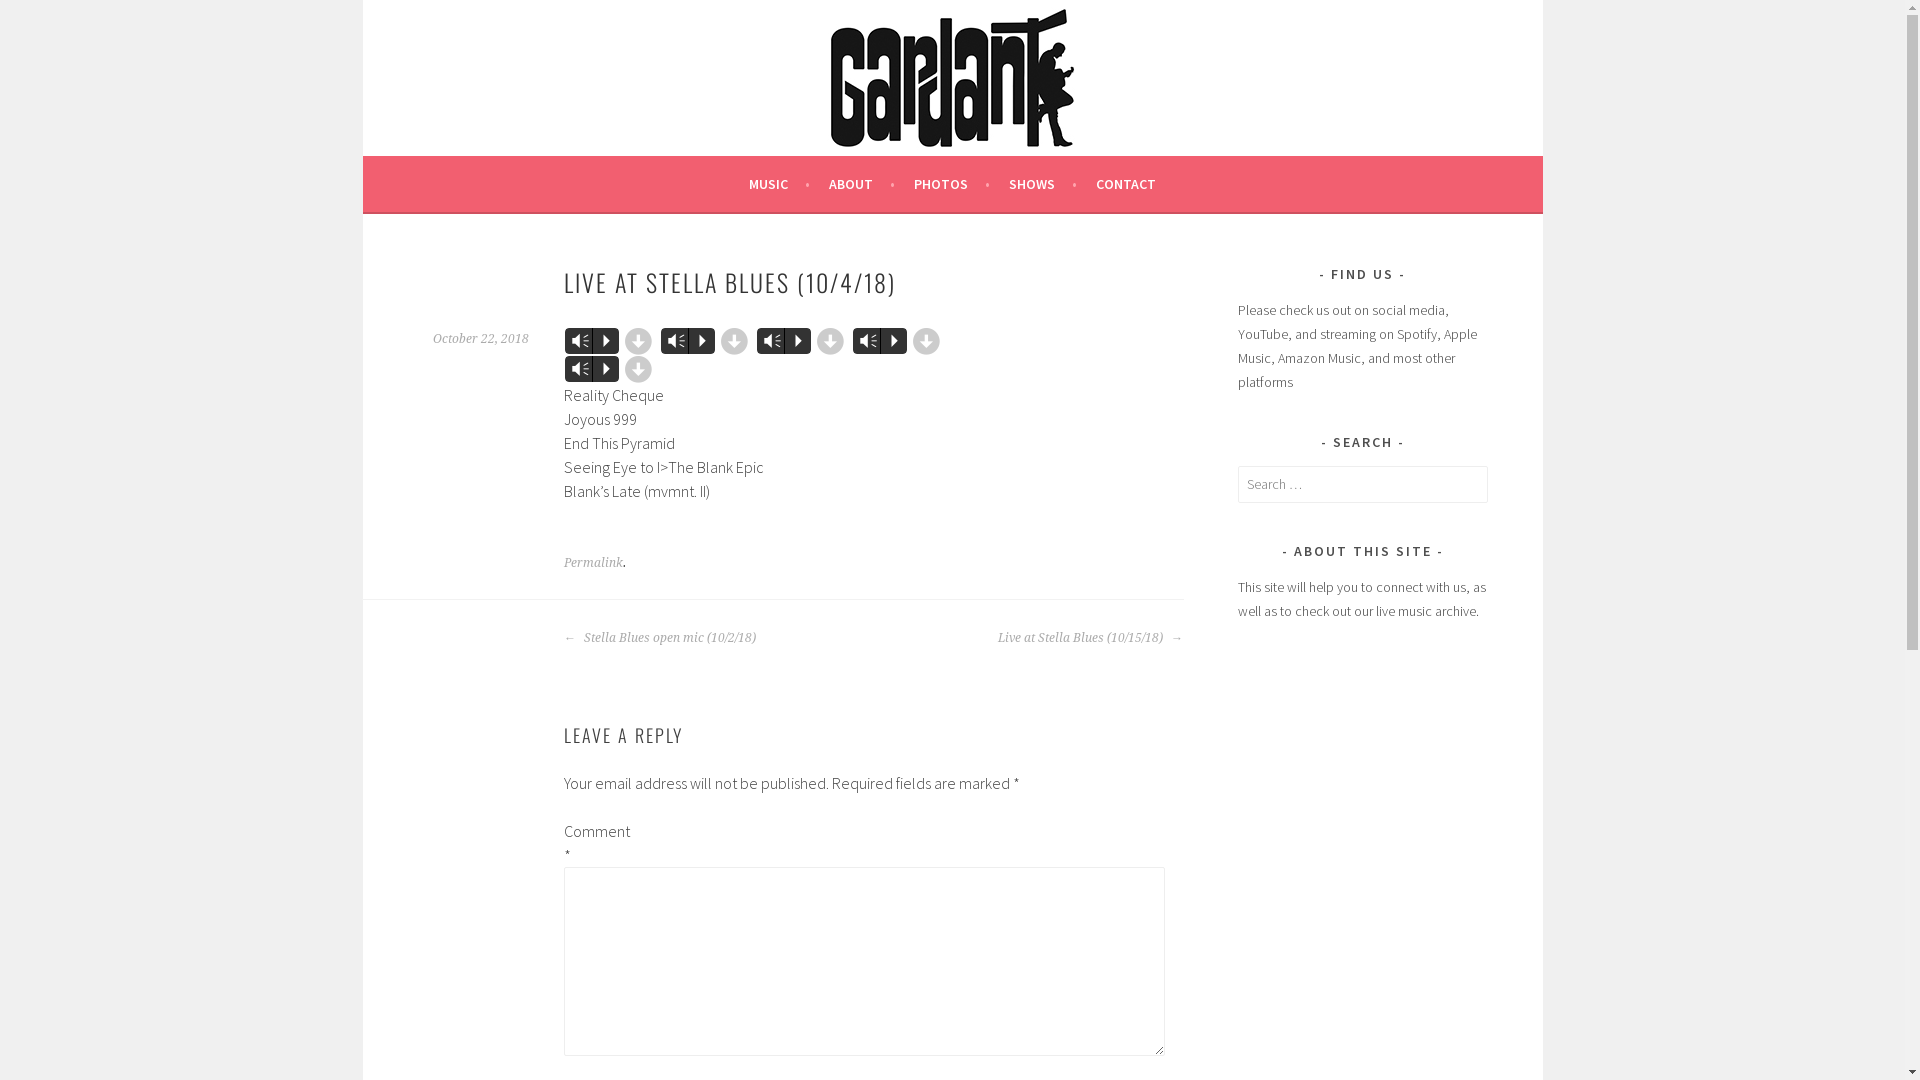 The width and height of the screenshot is (1920, 1080). Describe the element at coordinates (480, 338) in the screenshot. I see `'October 22, 2018'` at that location.